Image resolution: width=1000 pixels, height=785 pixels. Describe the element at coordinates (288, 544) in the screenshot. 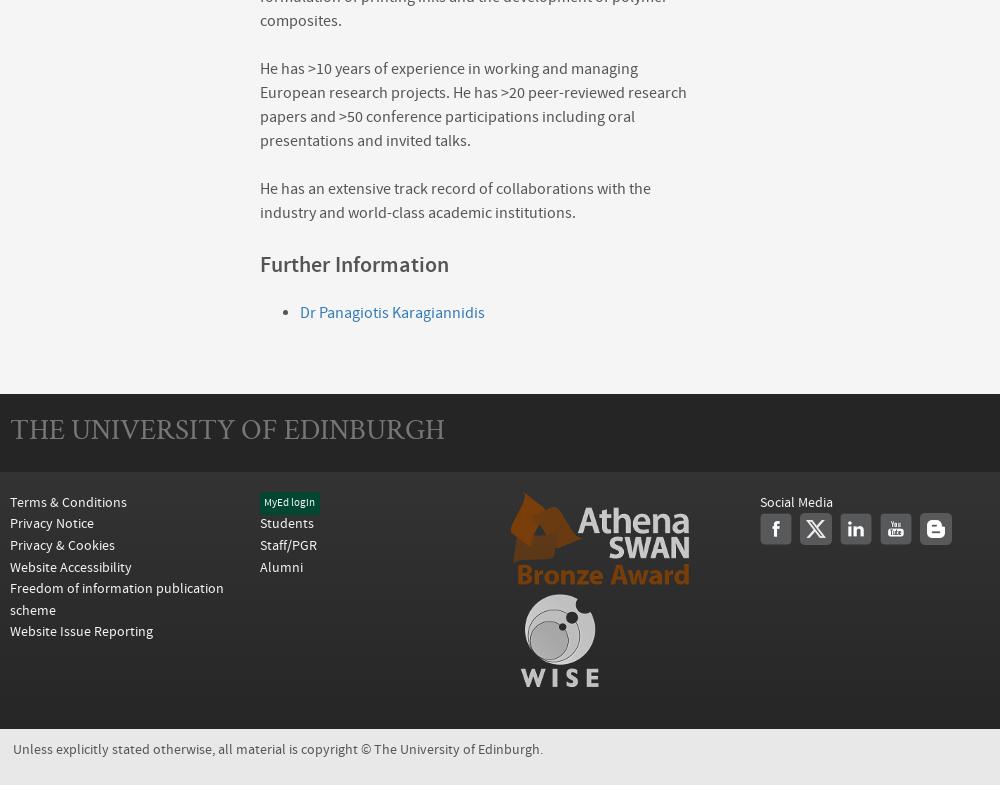

I see `'Staff/PGR'` at that location.